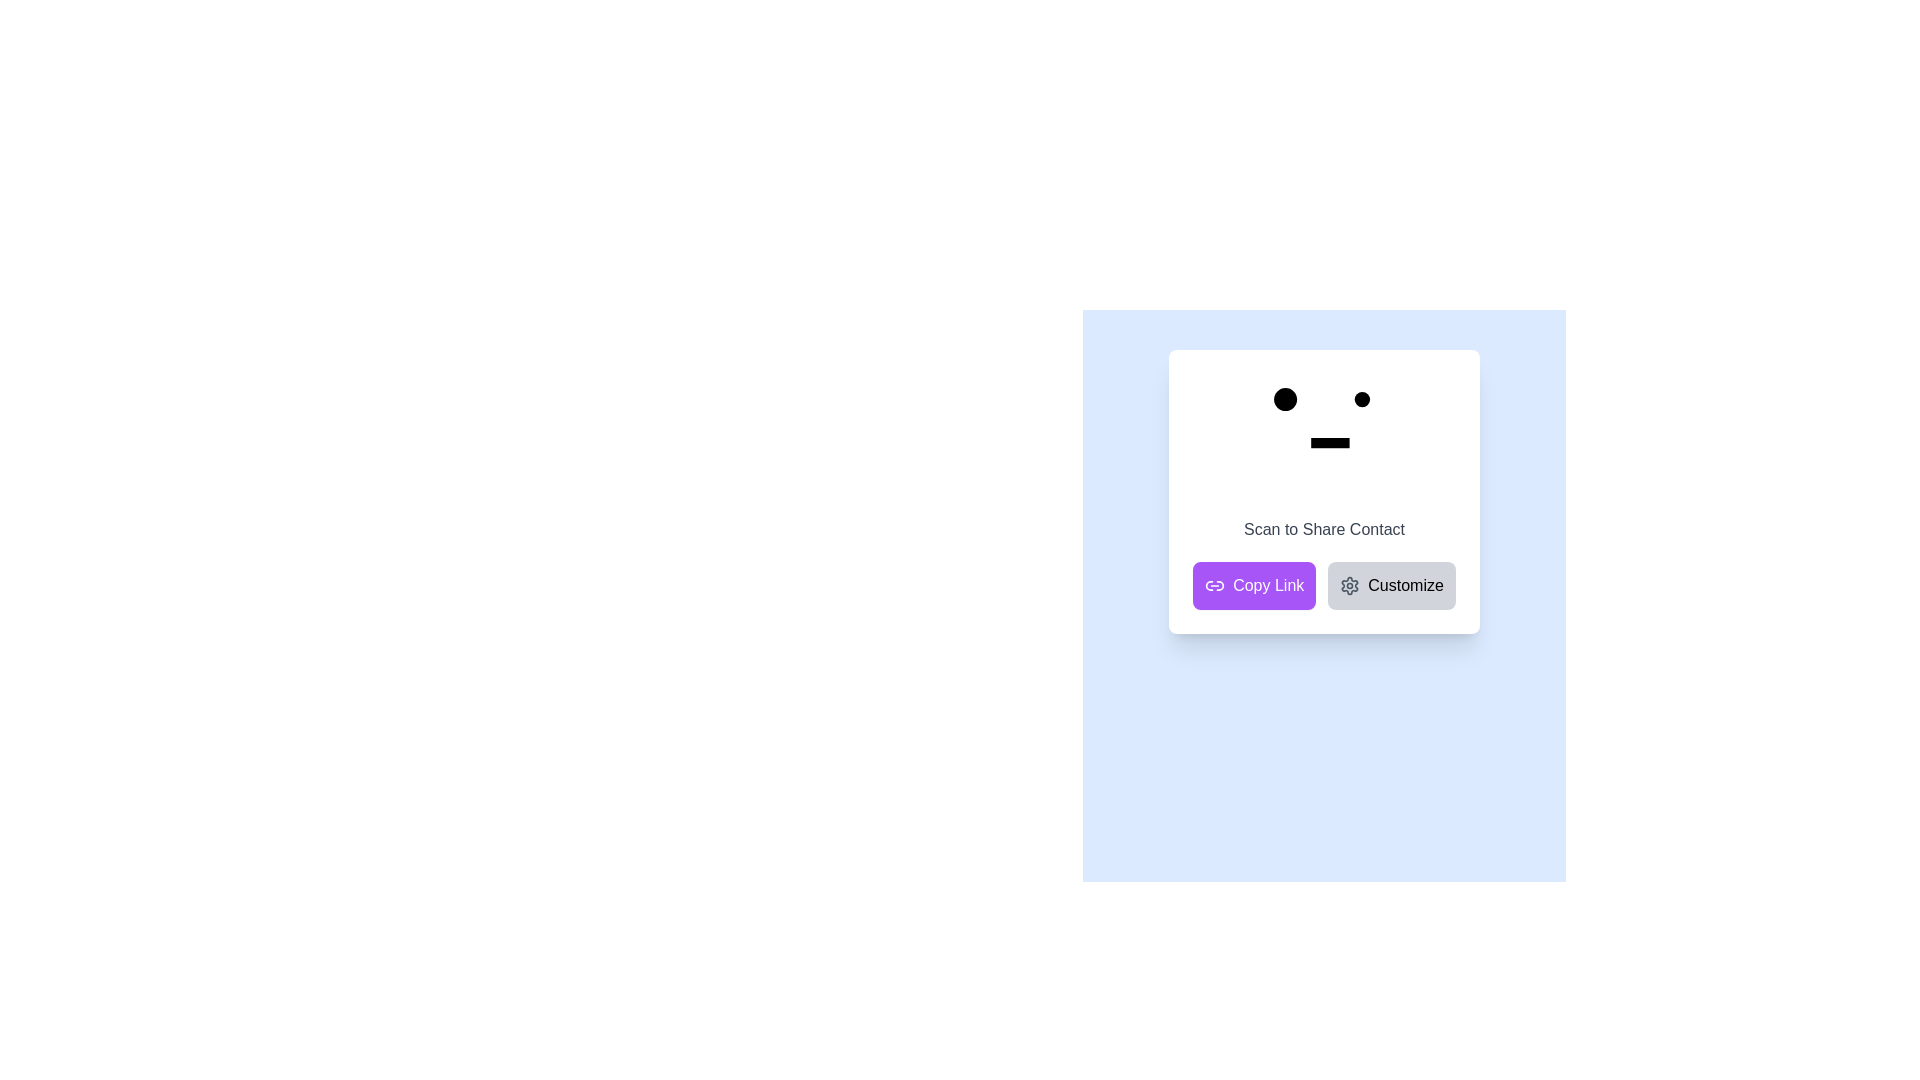 The width and height of the screenshot is (1920, 1080). Describe the element at coordinates (1350, 585) in the screenshot. I see `the settings cogwheel icon, which is a grayish cogwheel-shaped icon located at the top-right corner of the interactive area of the card` at that location.